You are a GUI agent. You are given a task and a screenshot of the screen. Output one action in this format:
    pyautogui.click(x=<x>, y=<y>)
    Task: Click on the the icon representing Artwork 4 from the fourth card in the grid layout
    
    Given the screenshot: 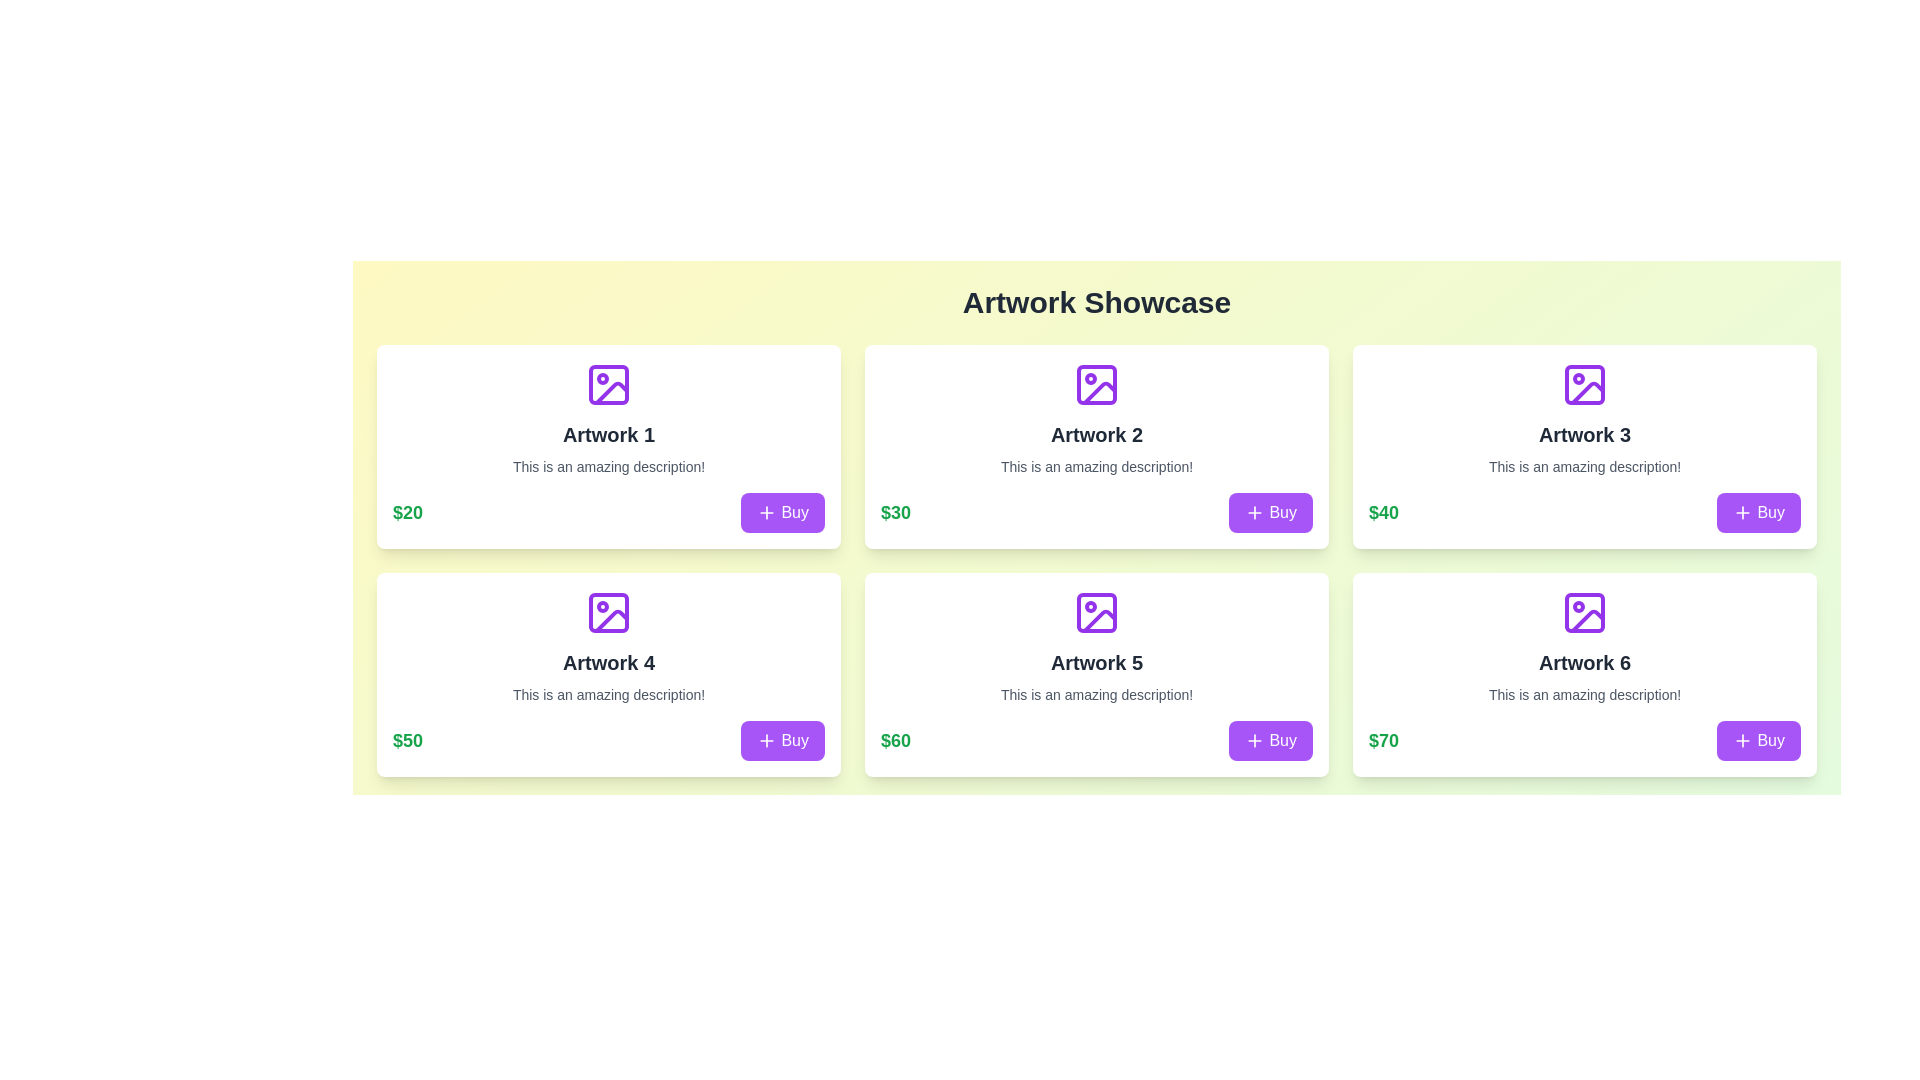 What is the action you would take?
    pyautogui.click(x=608, y=612)
    